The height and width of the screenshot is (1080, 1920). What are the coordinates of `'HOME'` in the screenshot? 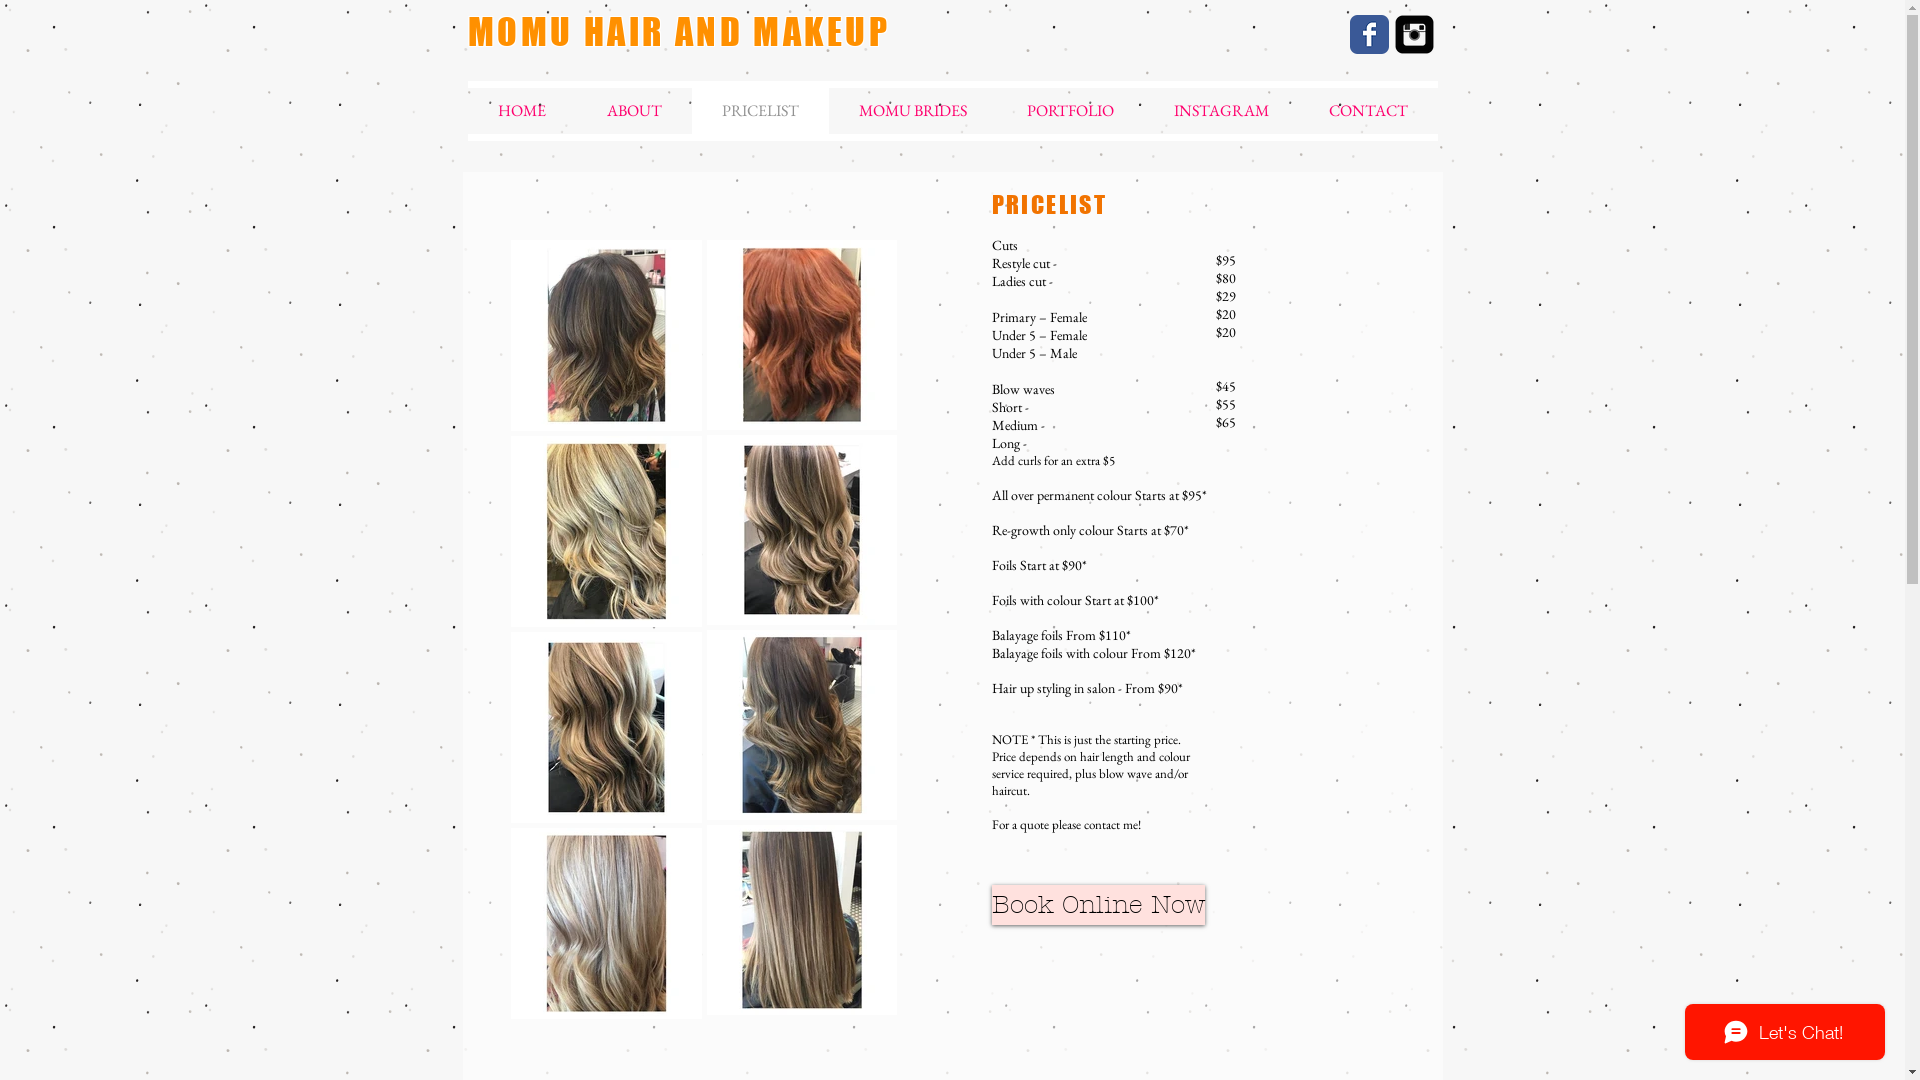 It's located at (522, 111).